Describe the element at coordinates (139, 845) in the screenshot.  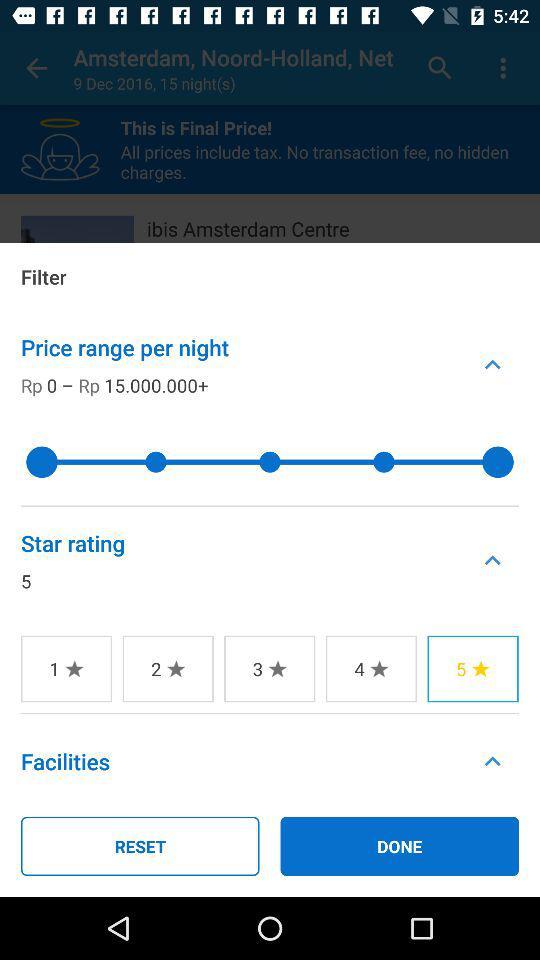
I see `reset icon` at that location.